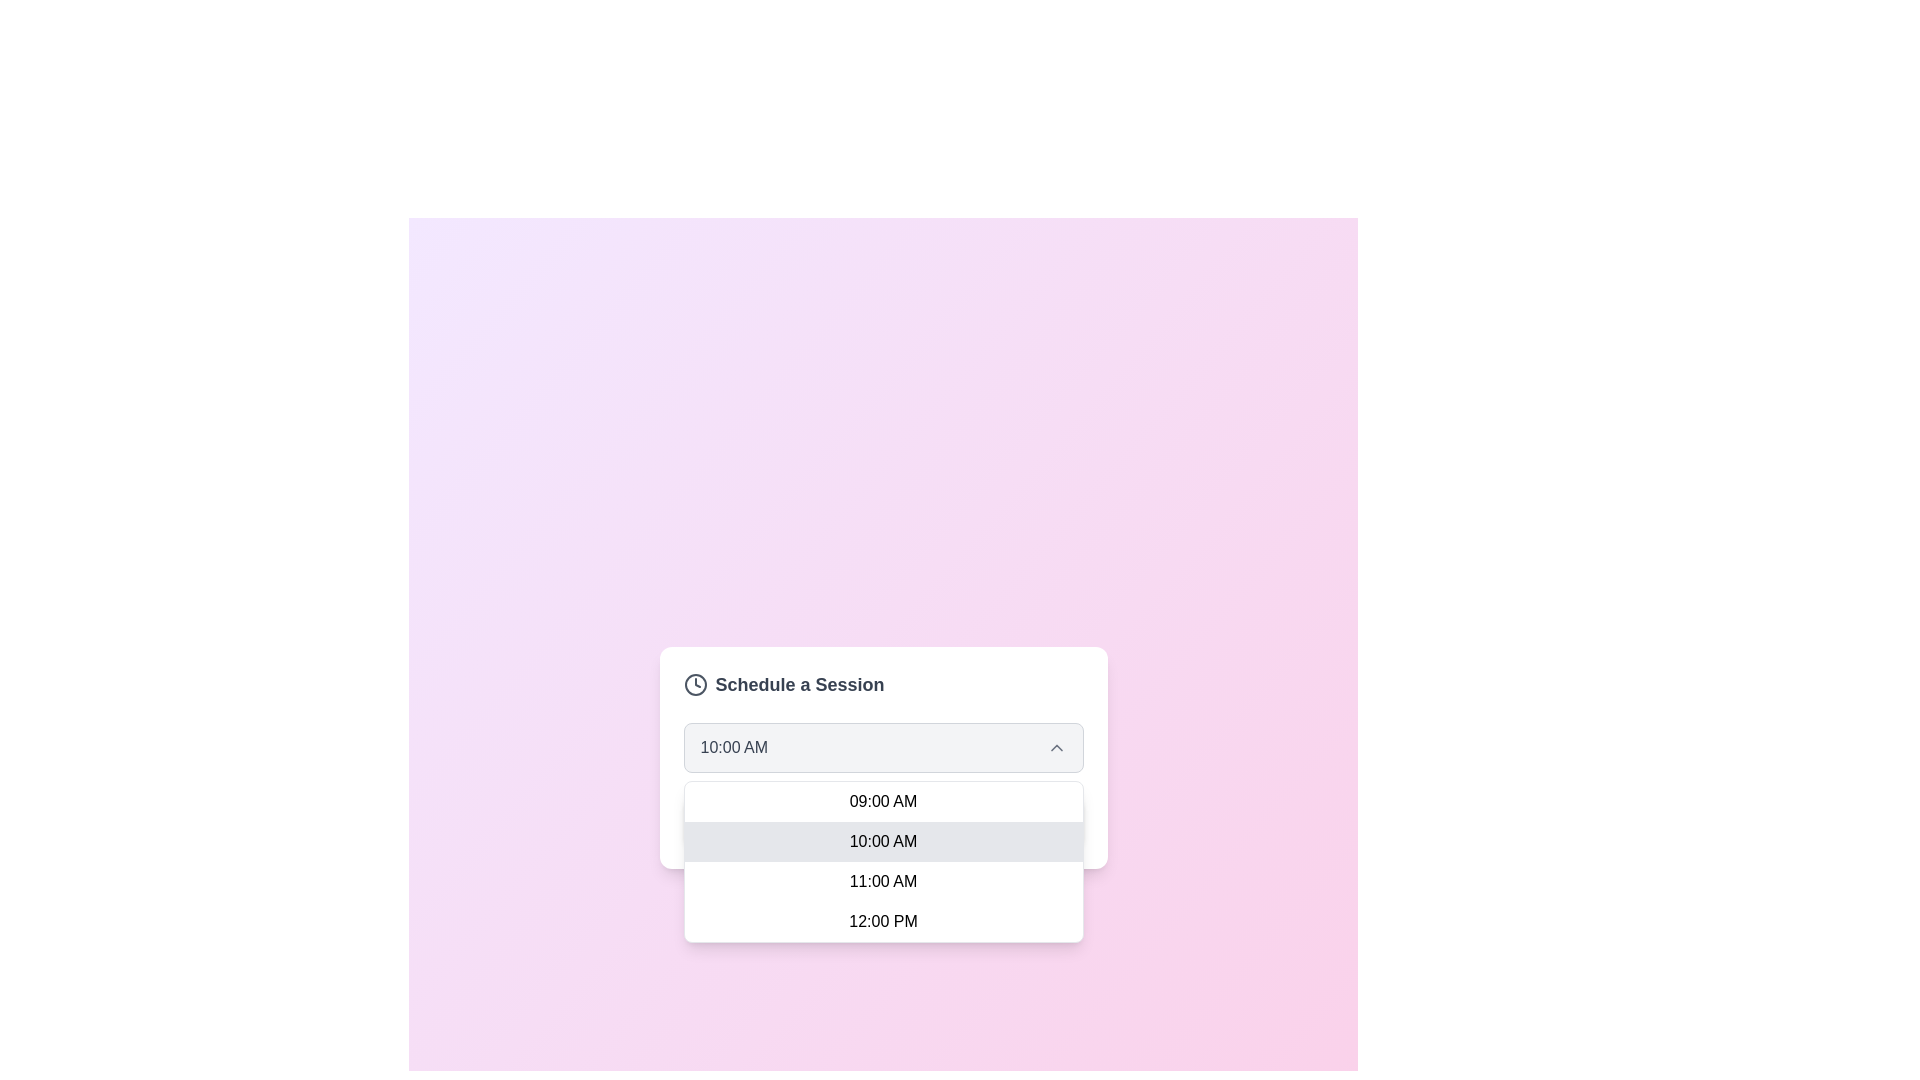  Describe the element at coordinates (882, 841) in the screenshot. I see `the dropdown list item displaying '10:00 AM'` at that location.